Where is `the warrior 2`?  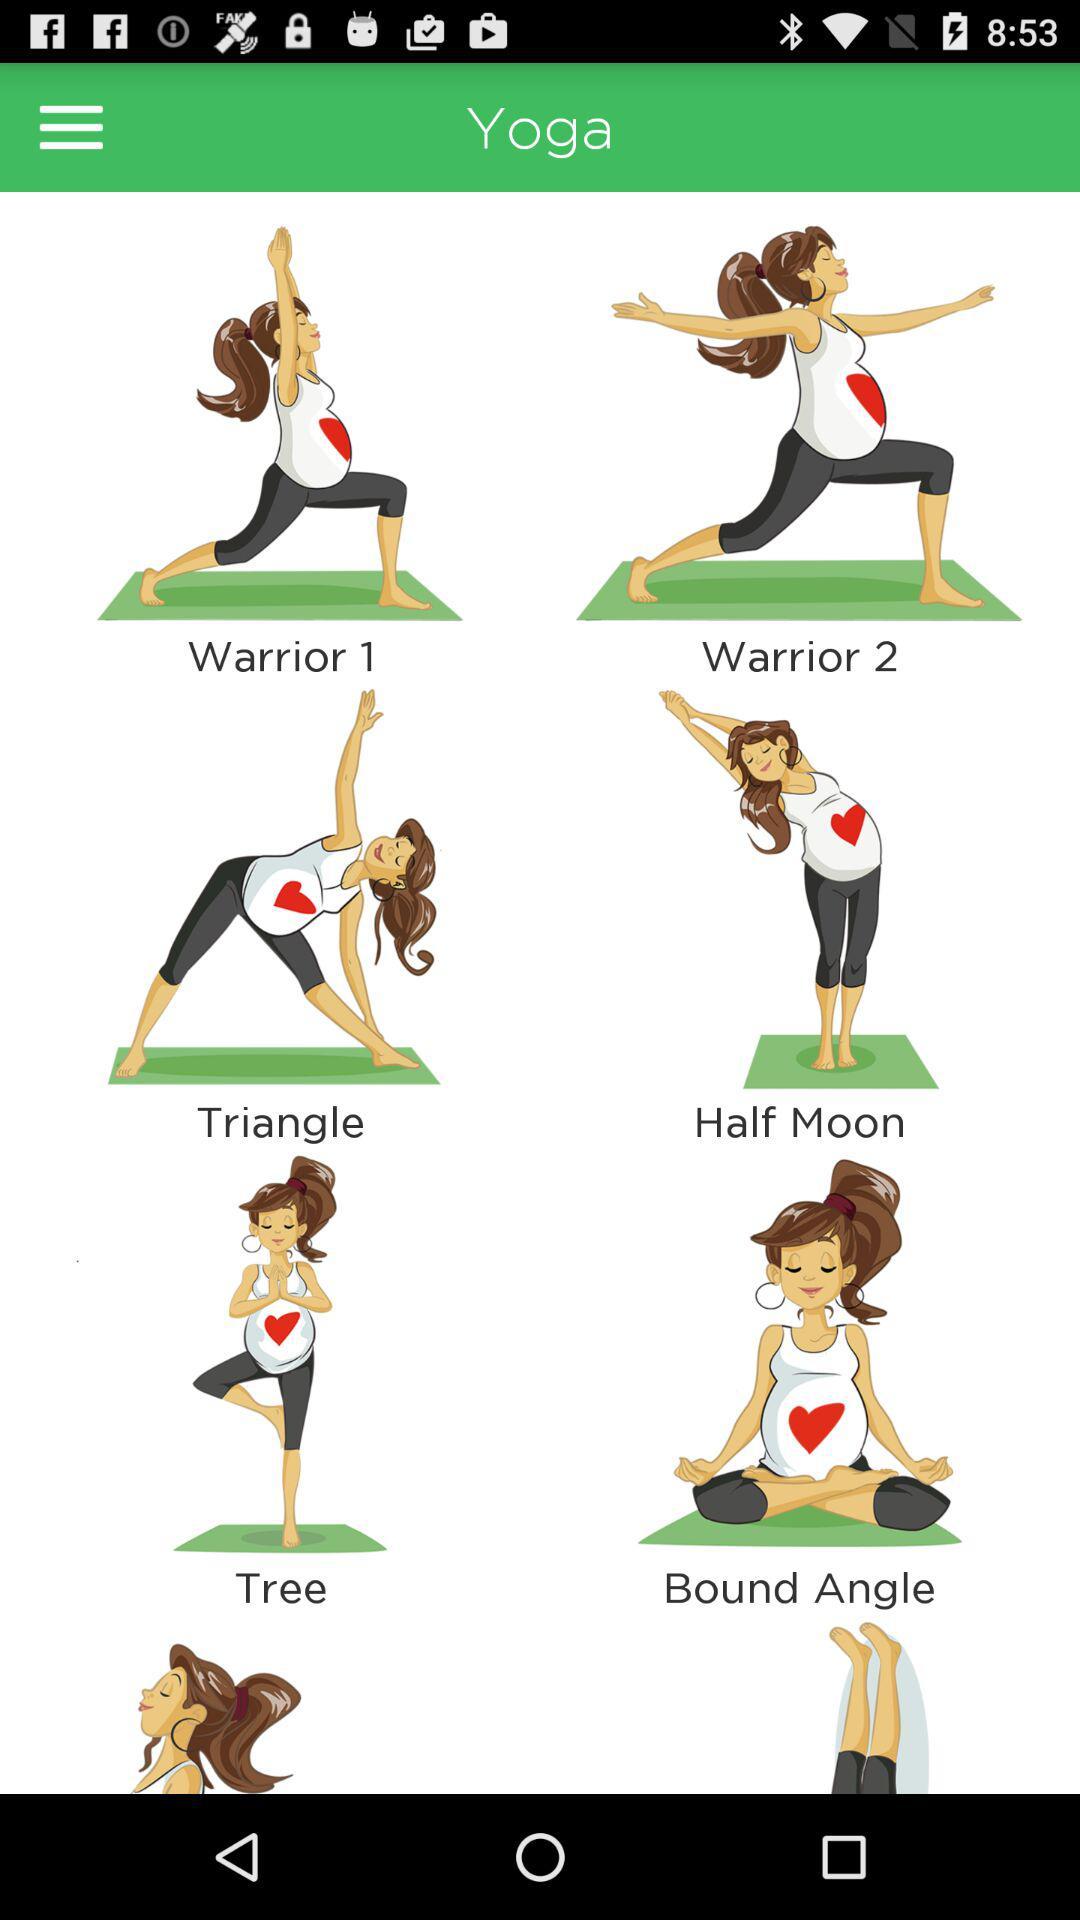 the warrior 2 is located at coordinates (798, 655).